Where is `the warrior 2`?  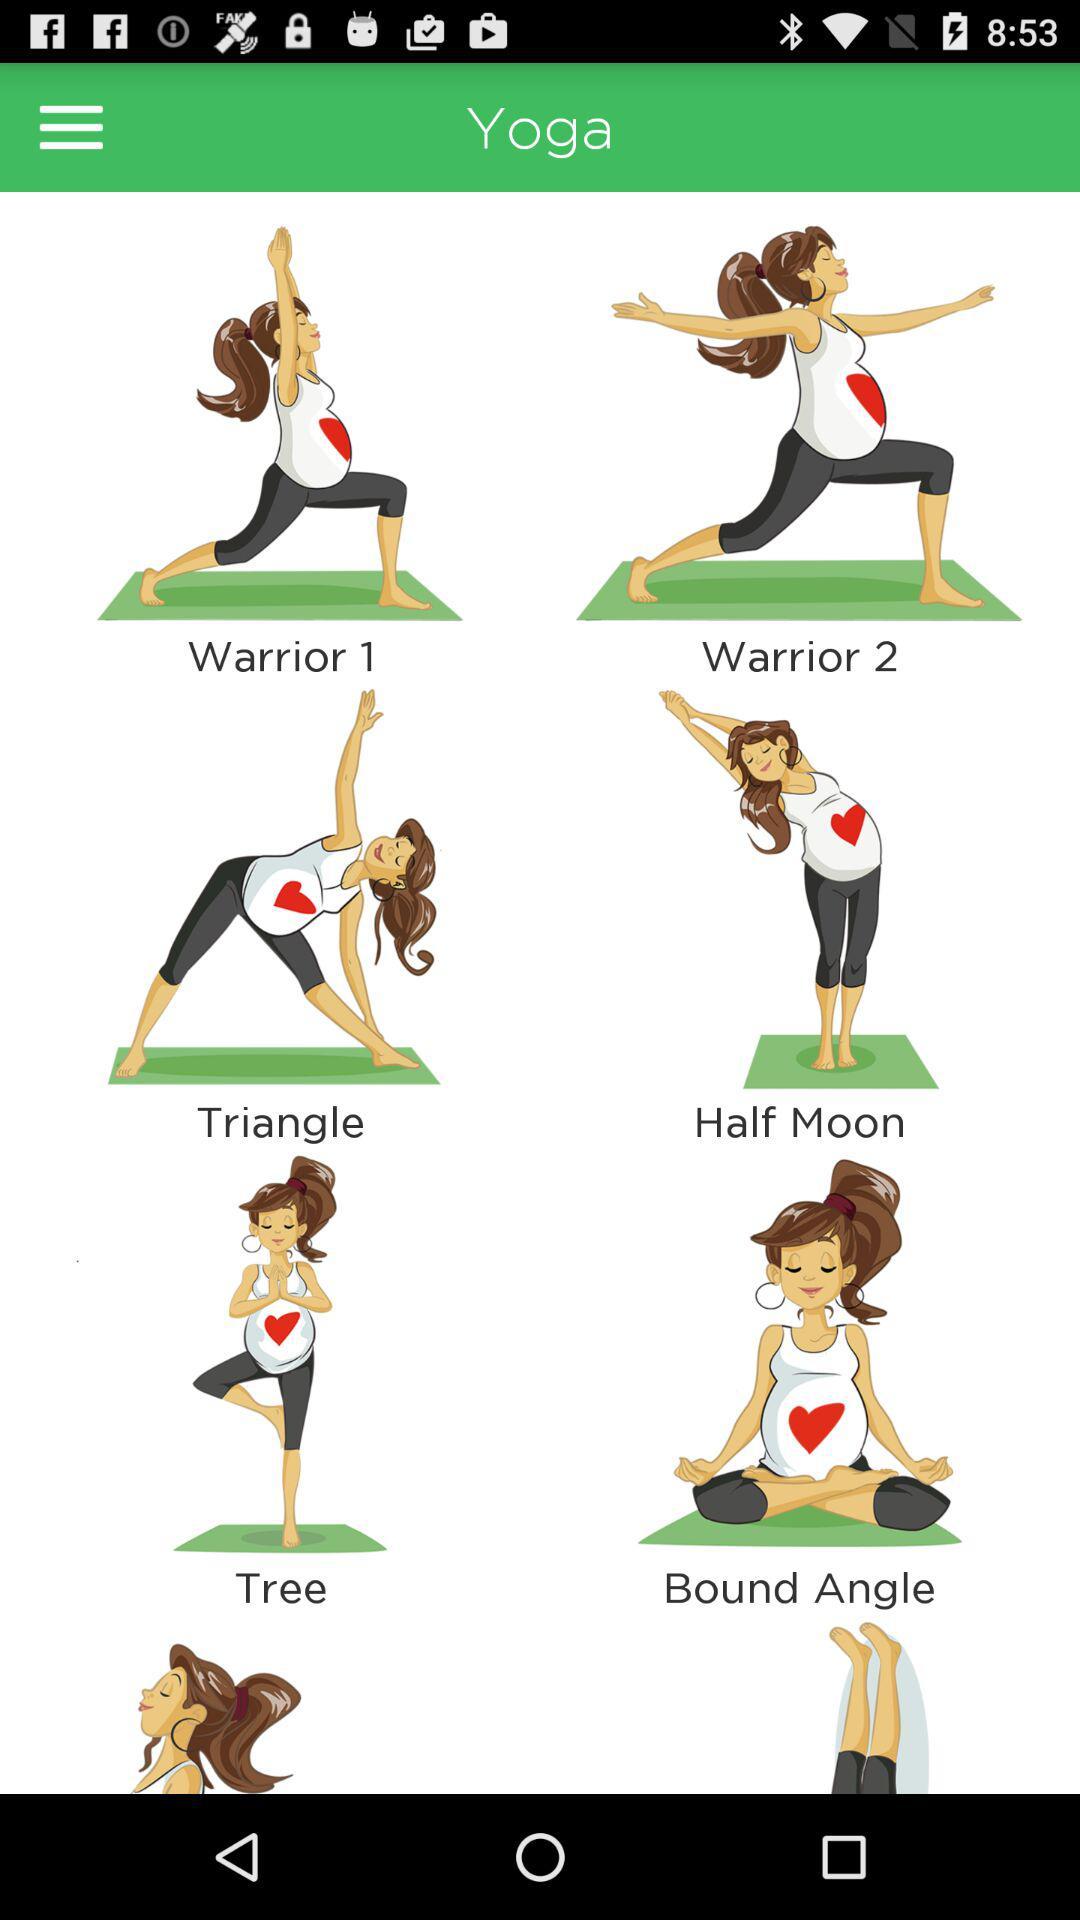 the warrior 2 is located at coordinates (798, 655).